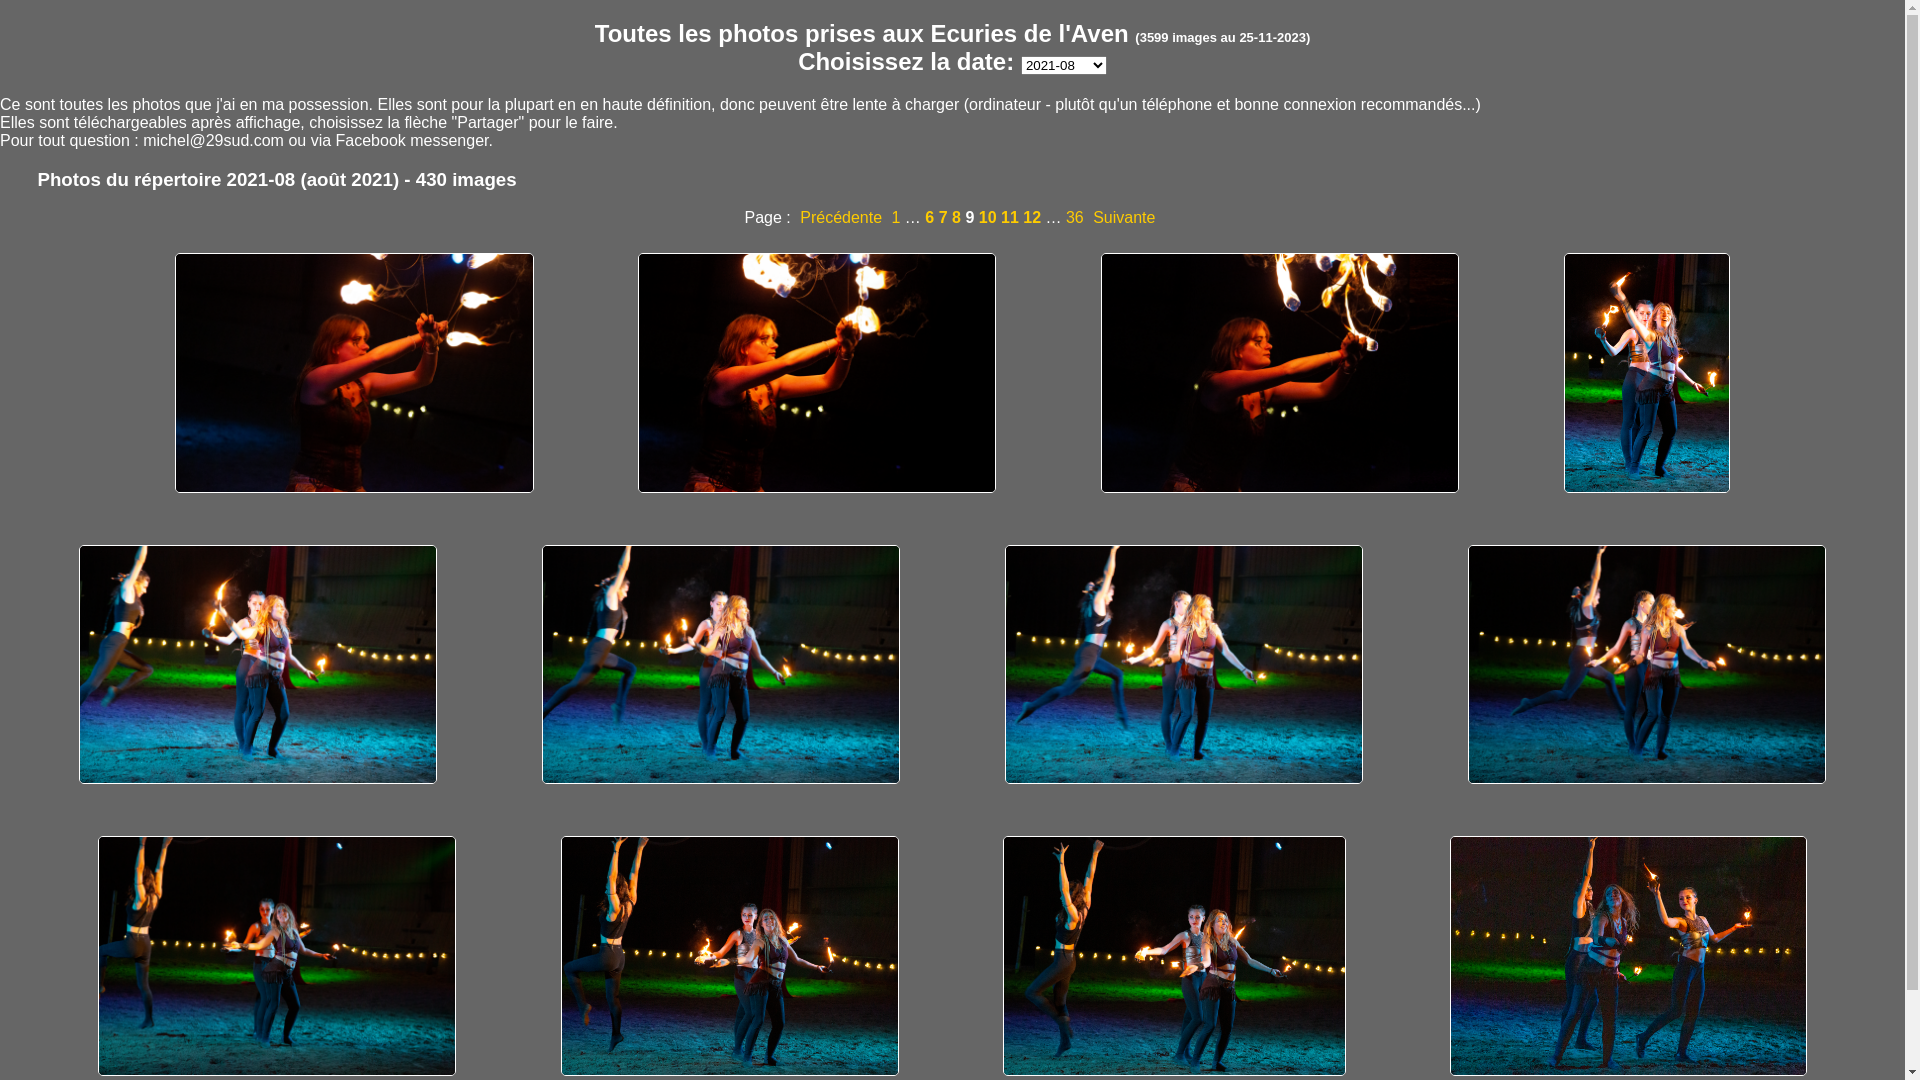 The width and height of the screenshot is (1920, 1080). Describe the element at coordinates (895, 217) in the screenshot. I see `'1'` at that location.